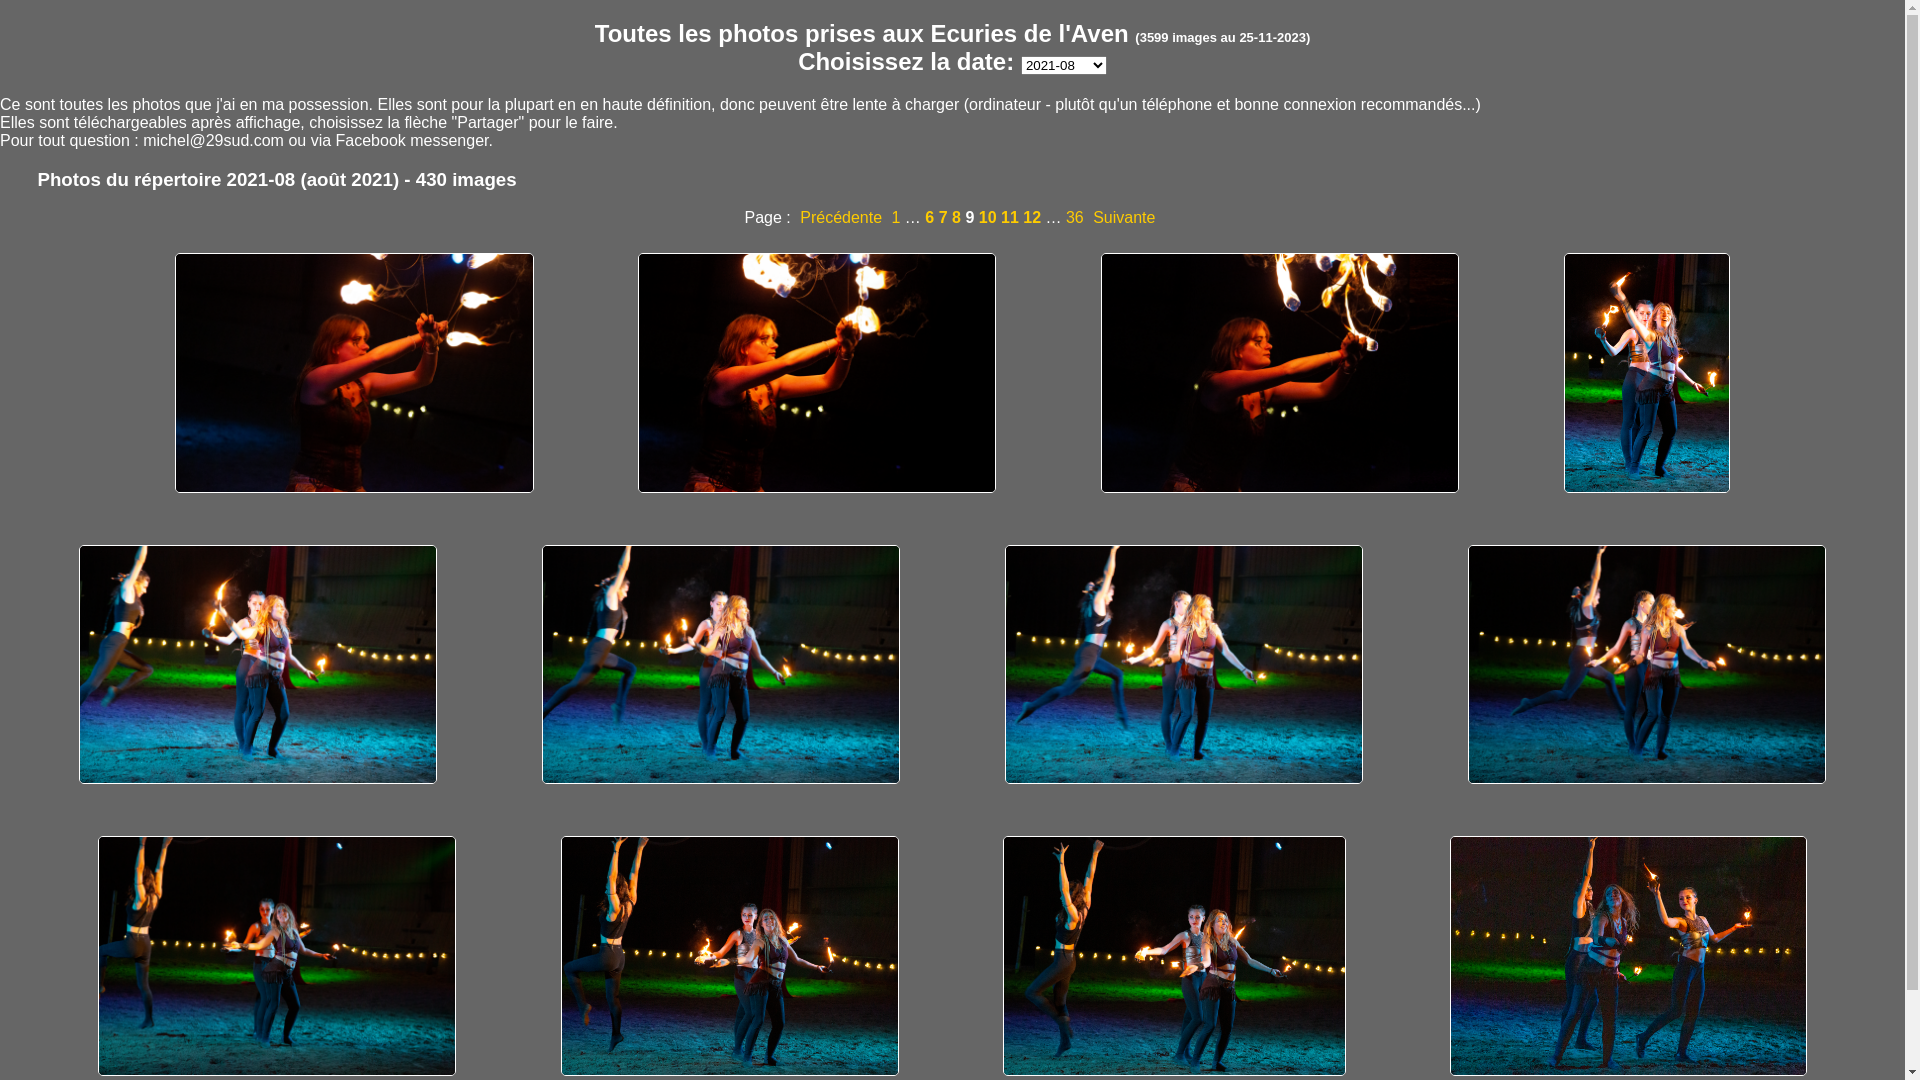 The width and height of the screenshot is (1920, 1080). Describe the element at coordinates (895, 217) in the screenshot. I see `'1'` at that location.